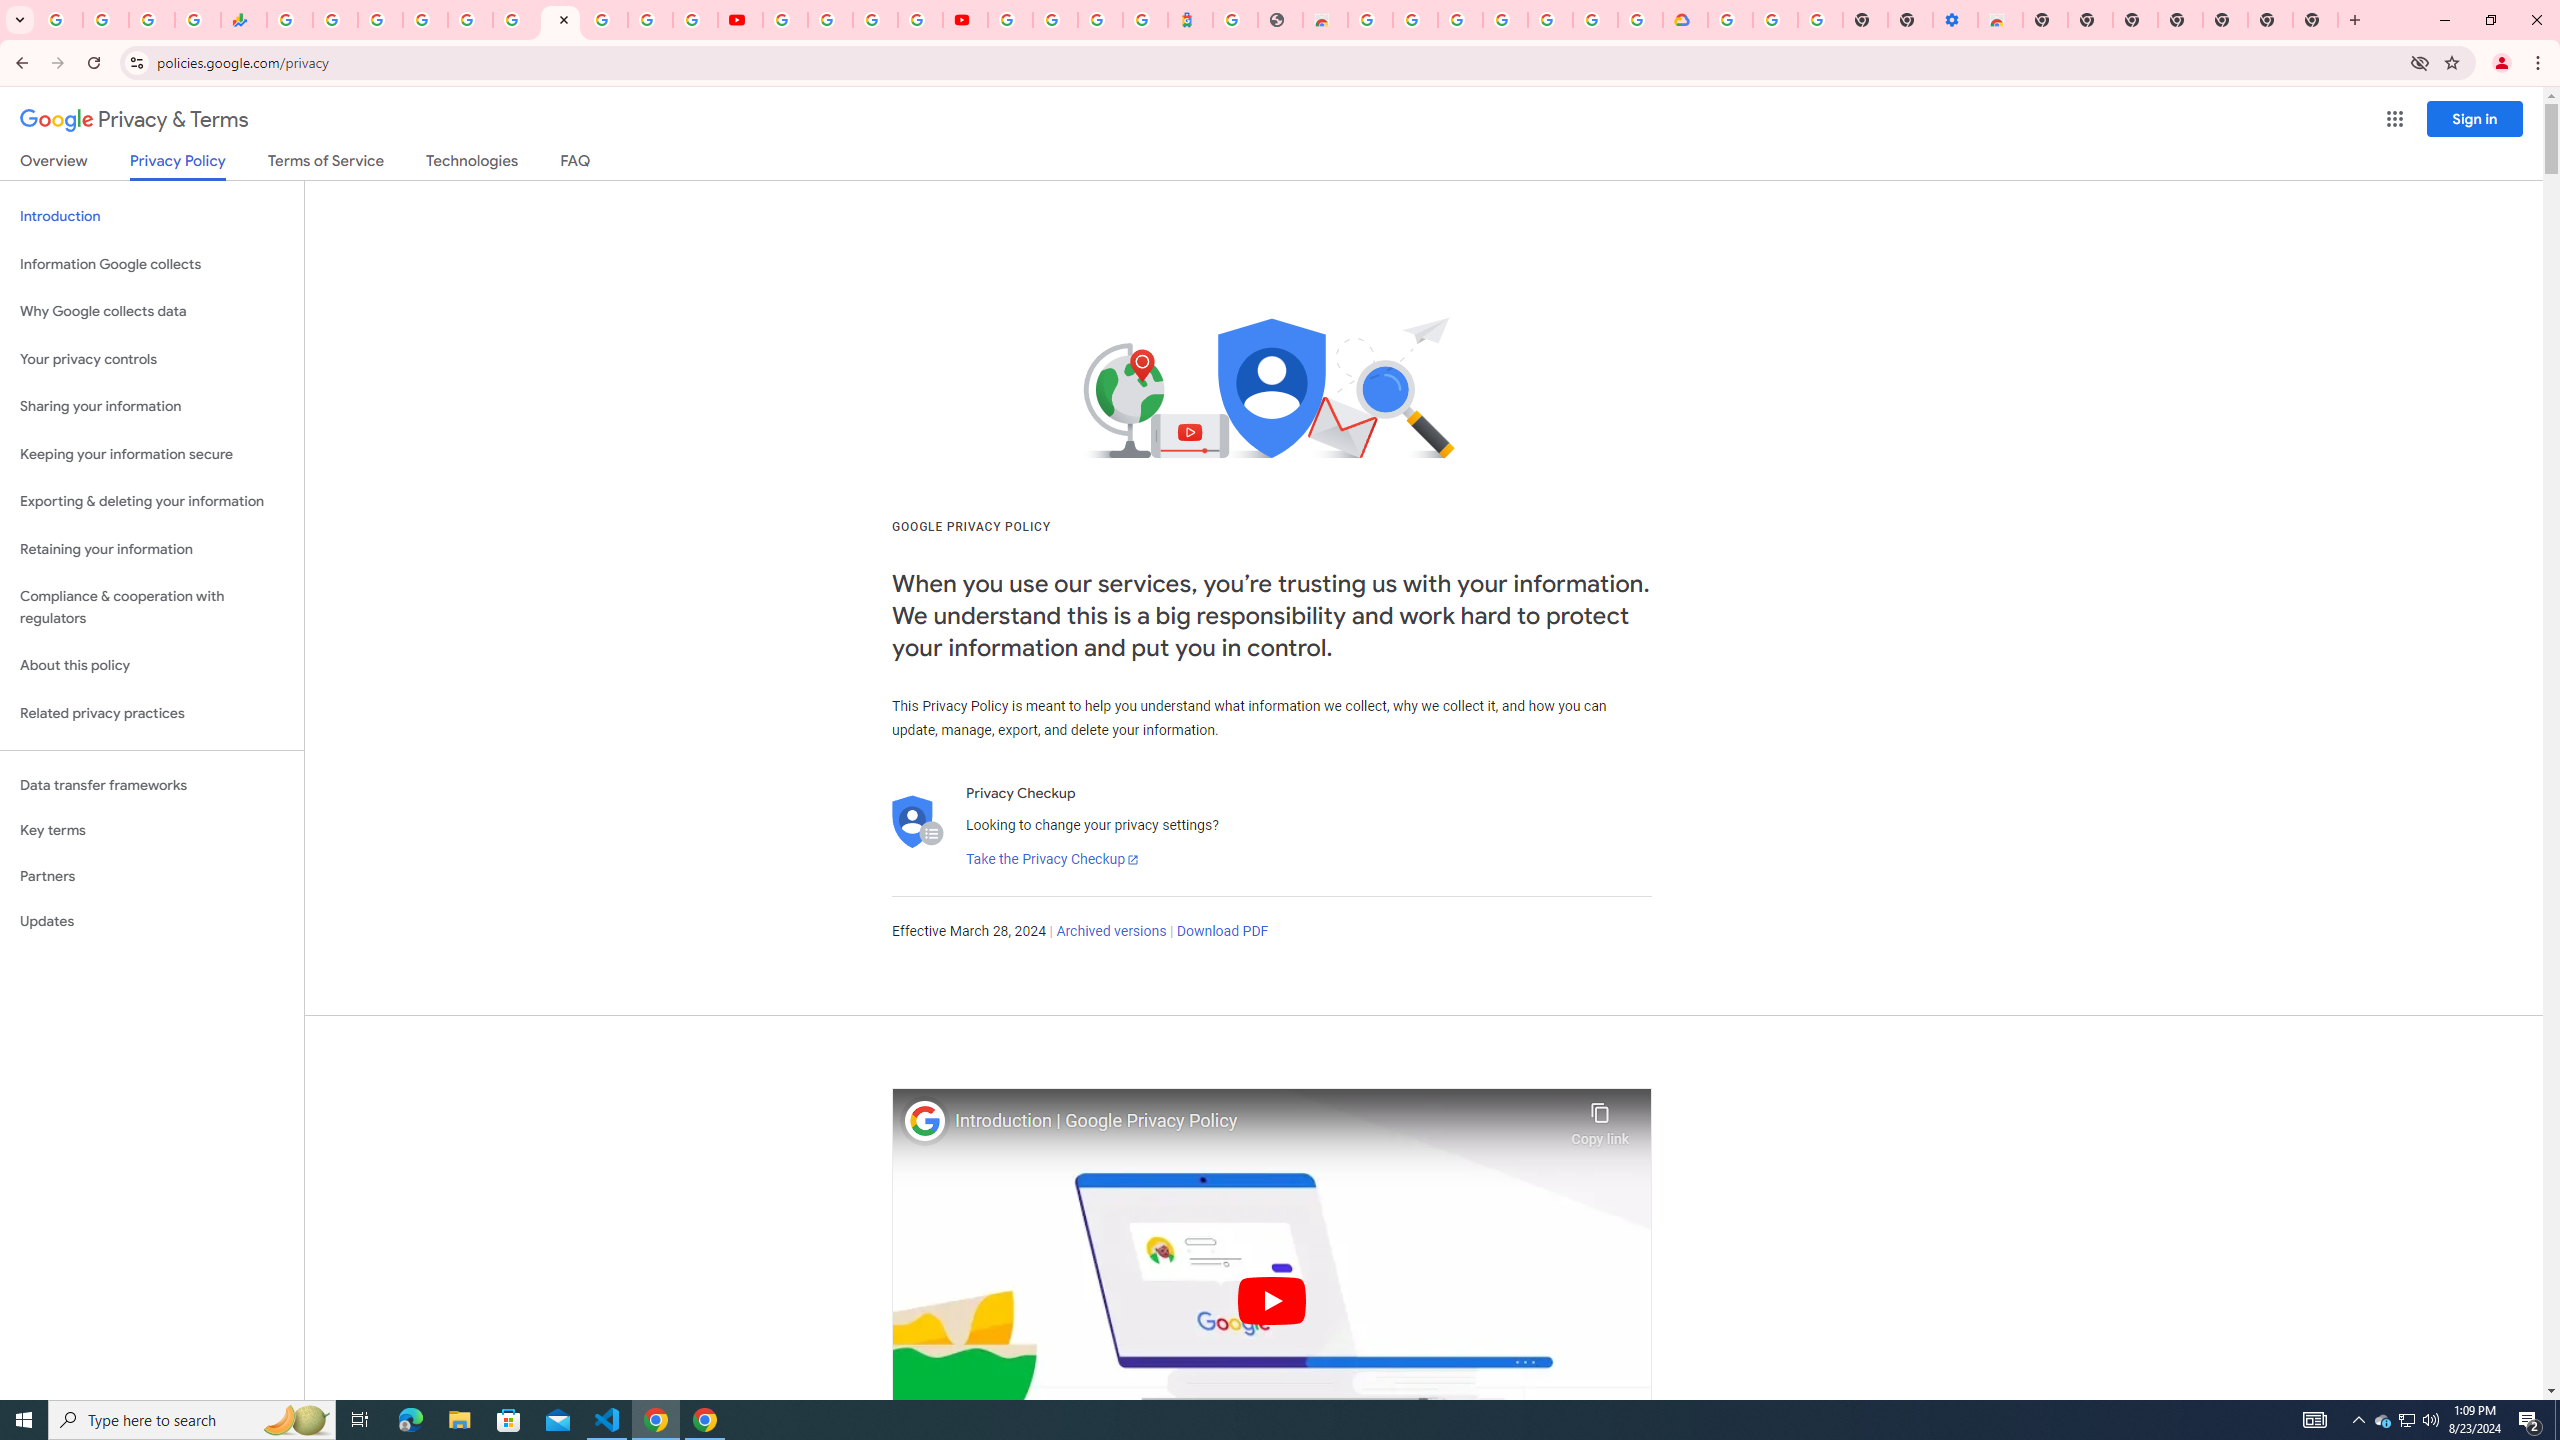 Image resolution: width=2560 pixels, height=1440 pixels. Describe the element at coordinates (1222, 930) in the screenshot. I see `'Download PDF'` at that location.